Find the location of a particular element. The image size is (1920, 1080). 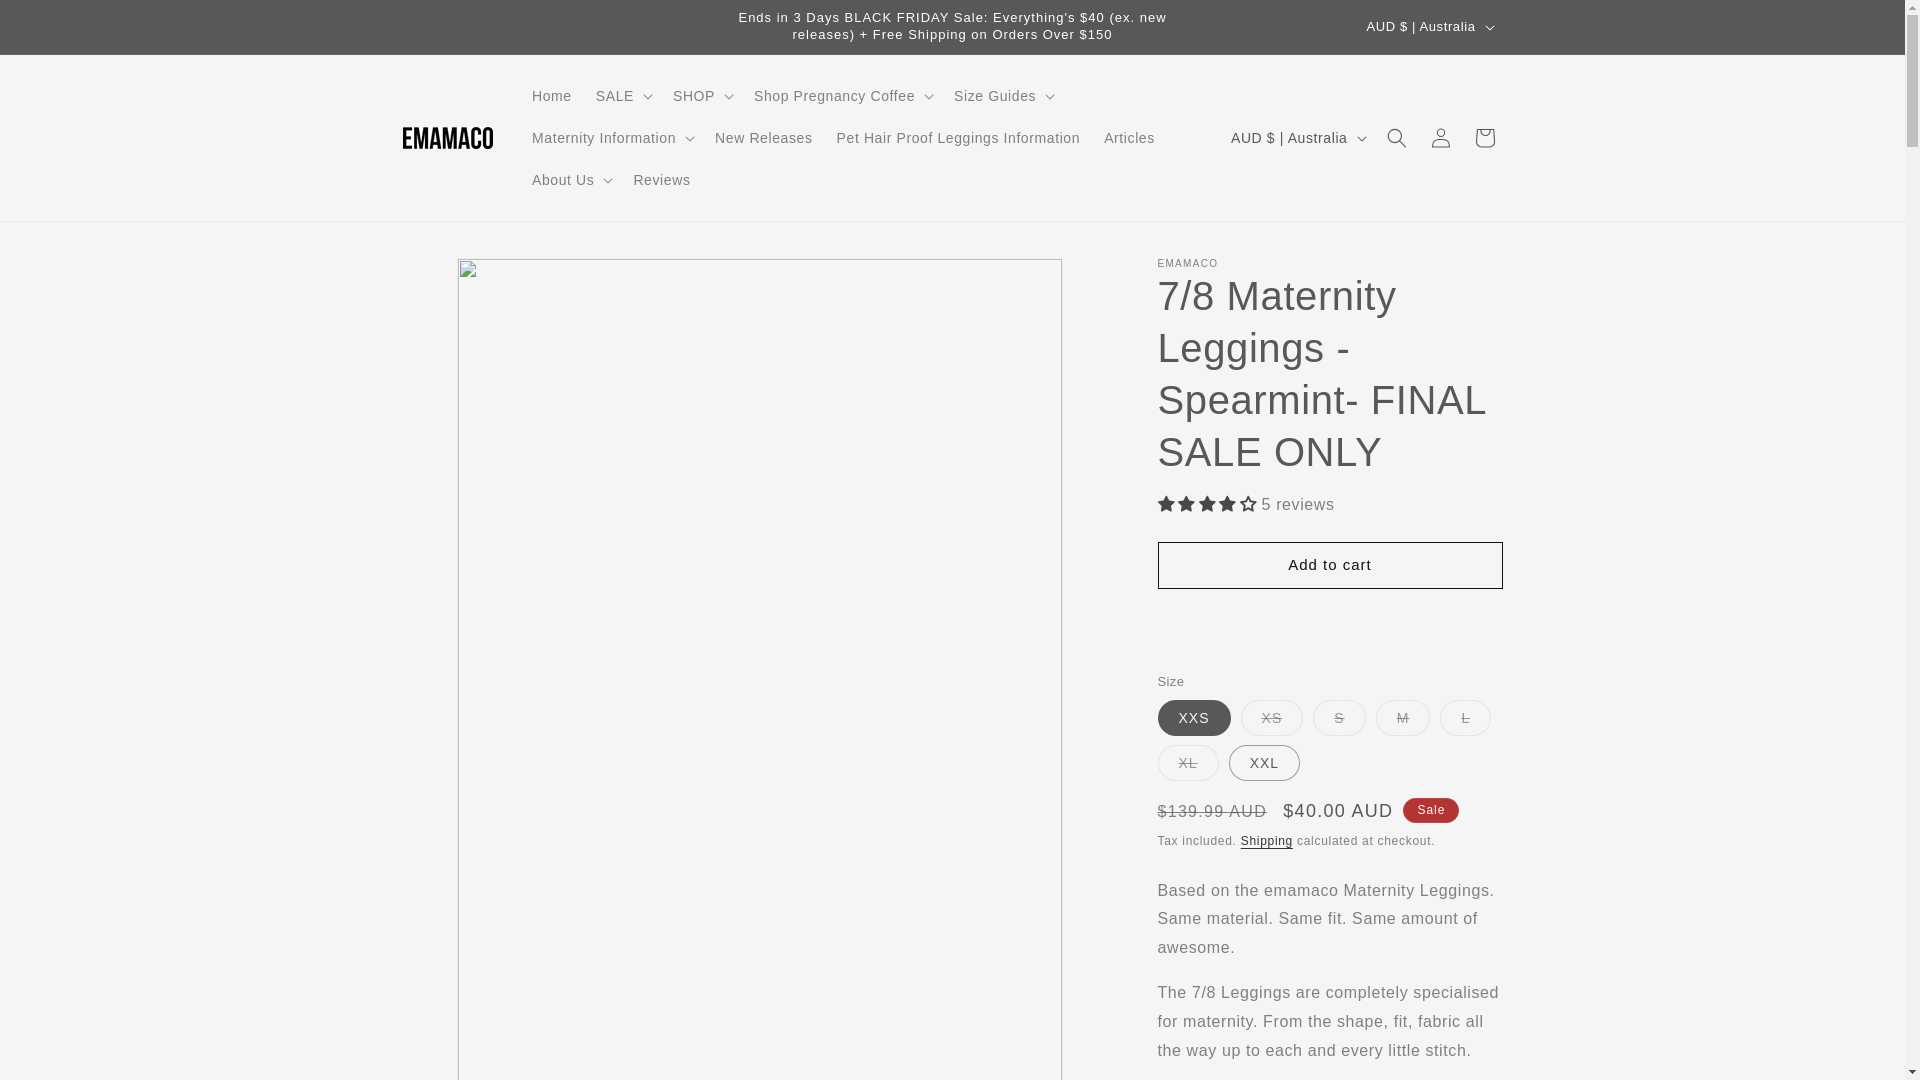

'Log in' is located at coordinates (1440, 137).